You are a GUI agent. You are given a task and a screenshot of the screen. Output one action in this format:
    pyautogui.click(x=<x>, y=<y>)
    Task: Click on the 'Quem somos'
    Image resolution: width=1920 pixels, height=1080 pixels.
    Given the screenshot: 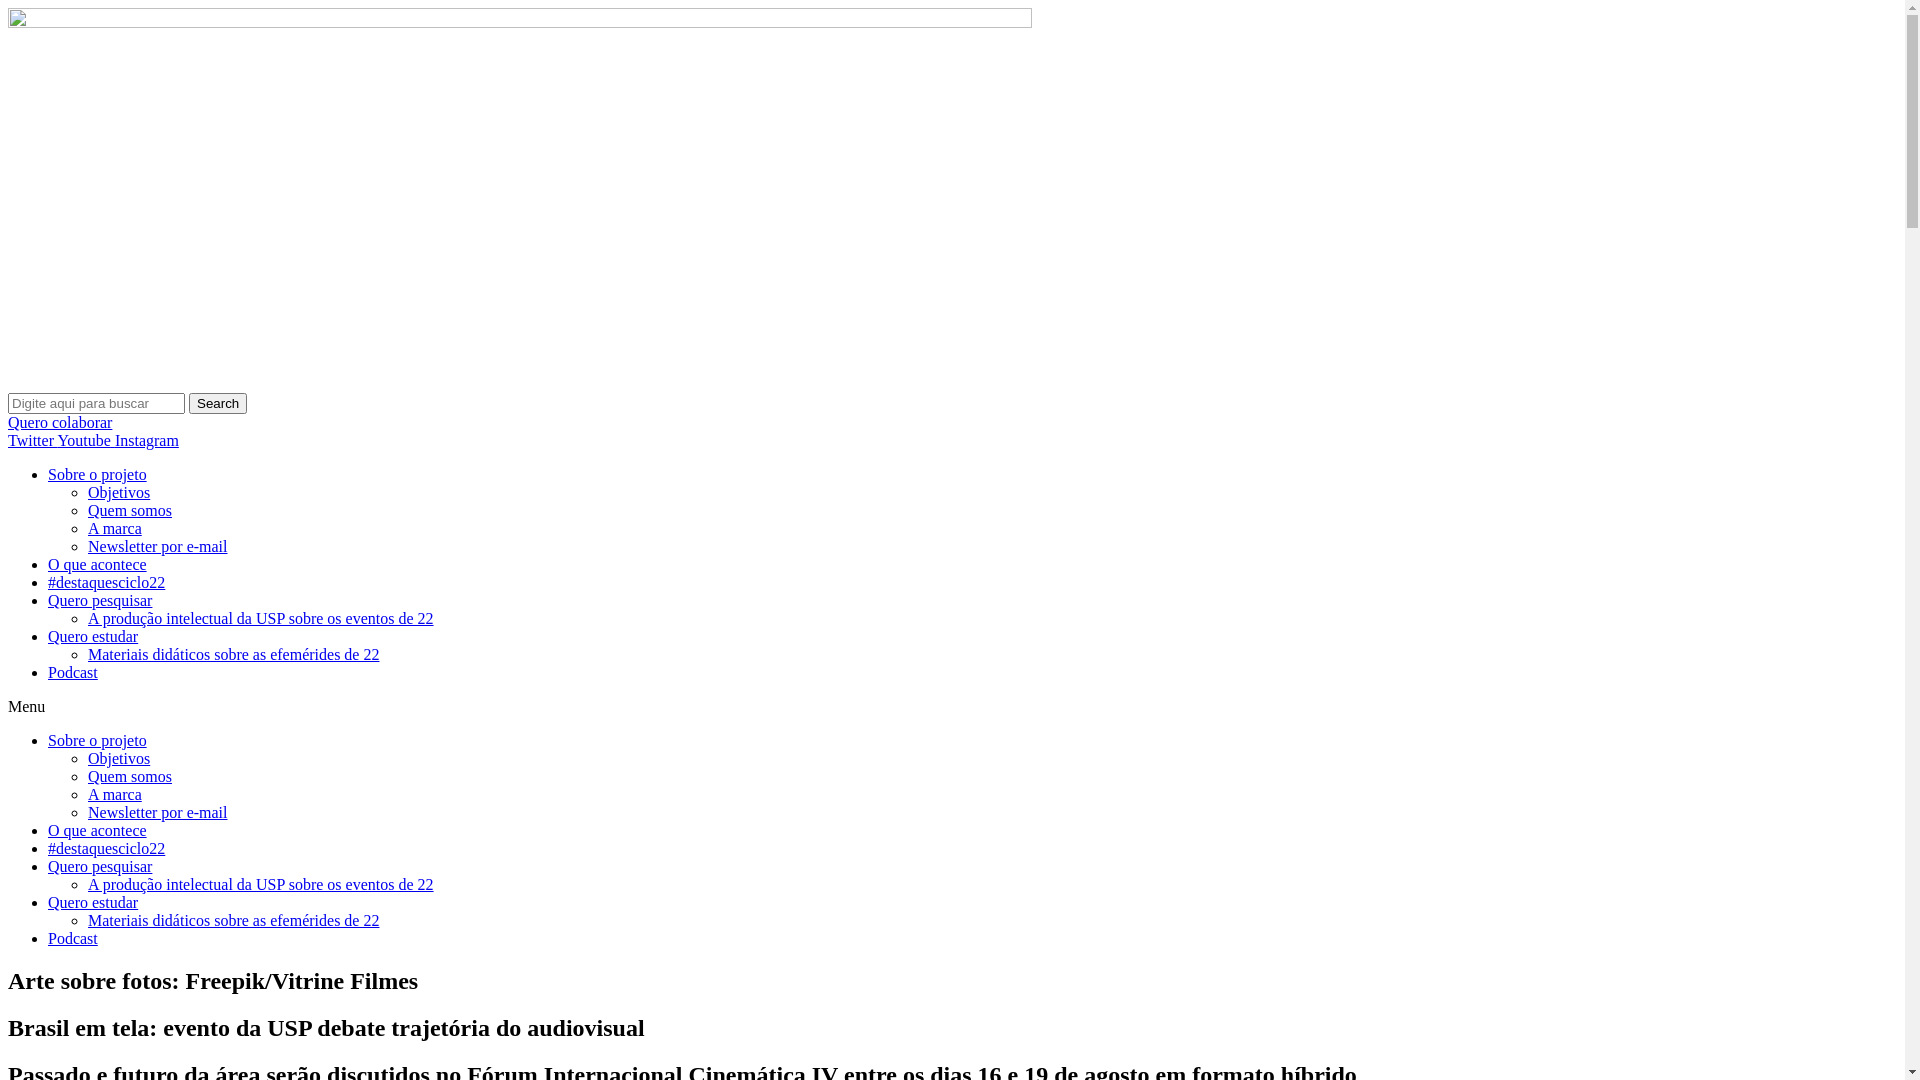 What is the action you would take?
    pyautogui.click(x=128, y=509)
    